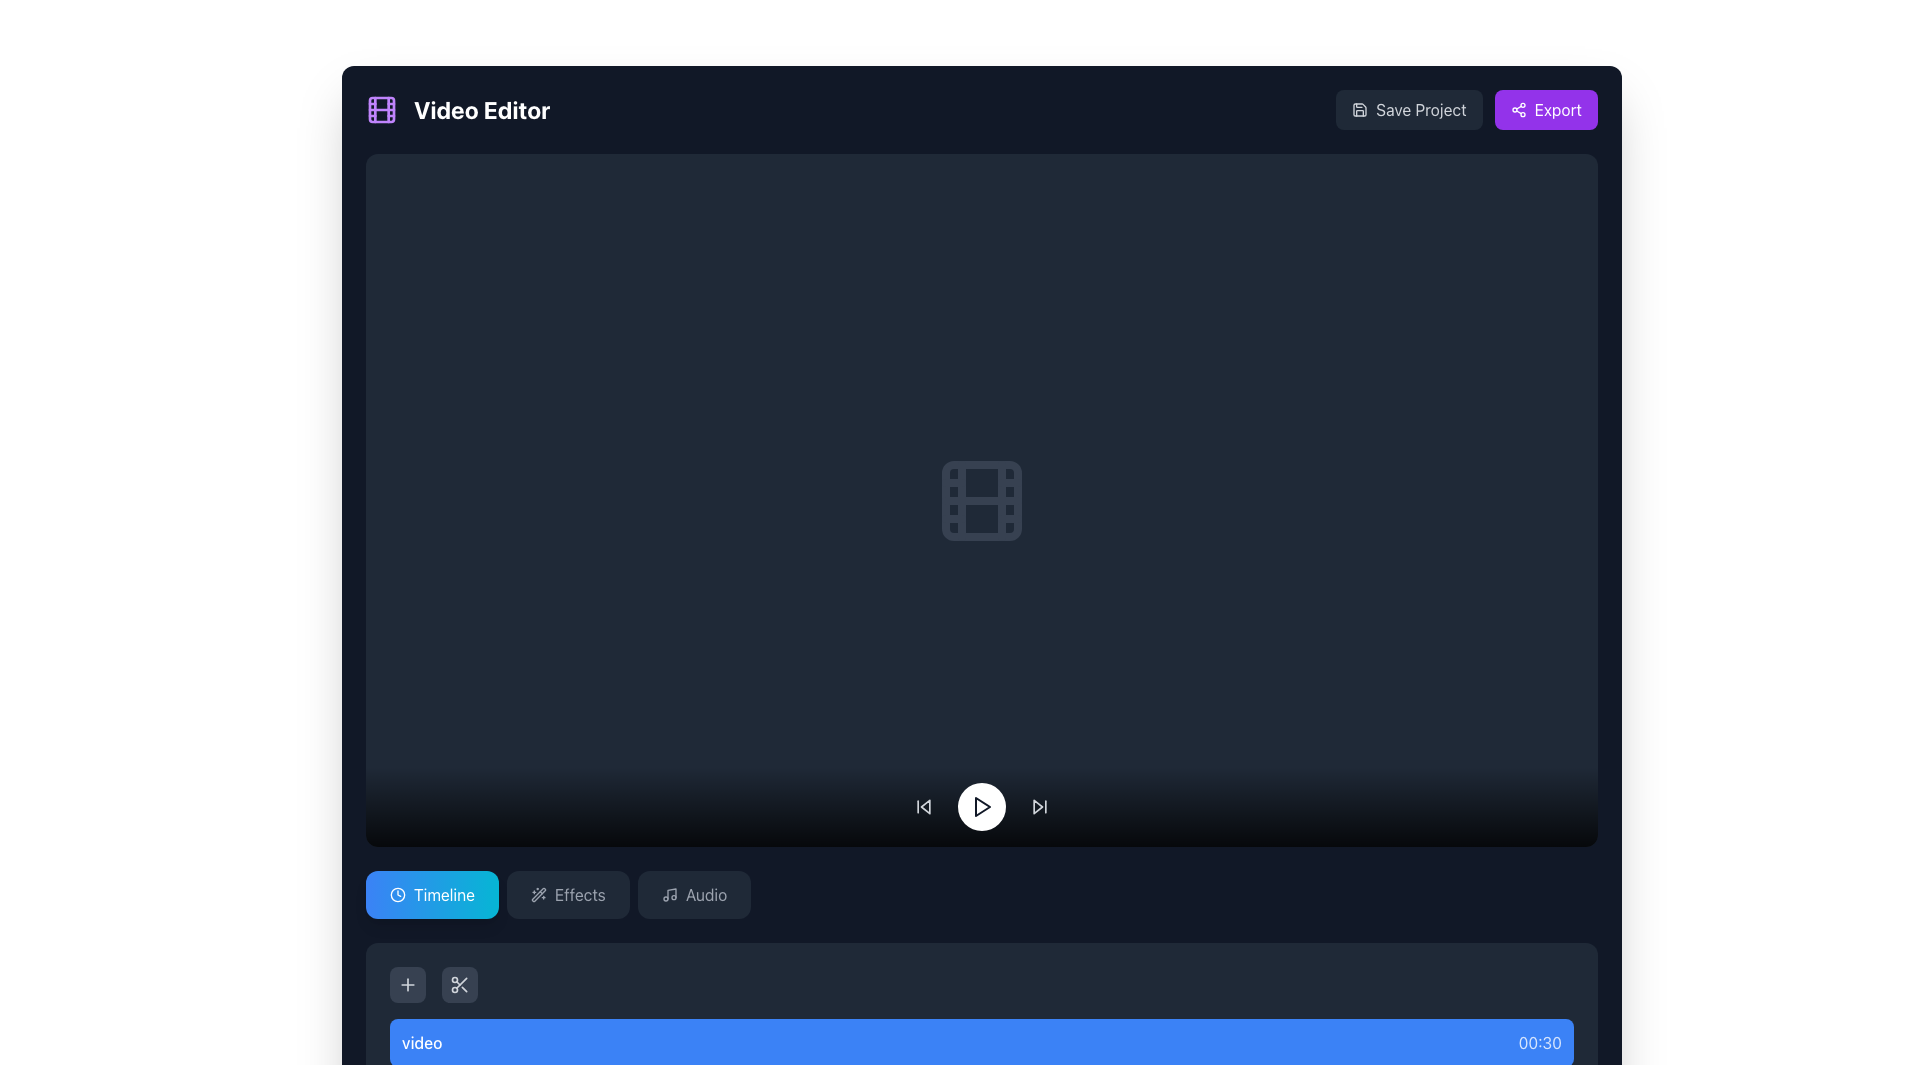 The width and height of the screenshot is (1920, 1080). I want to click on the film strip icon, which is purple and has rectangular cutouts, located at the top-left corner adjacent to 'Video Editor', so click(382, 110).